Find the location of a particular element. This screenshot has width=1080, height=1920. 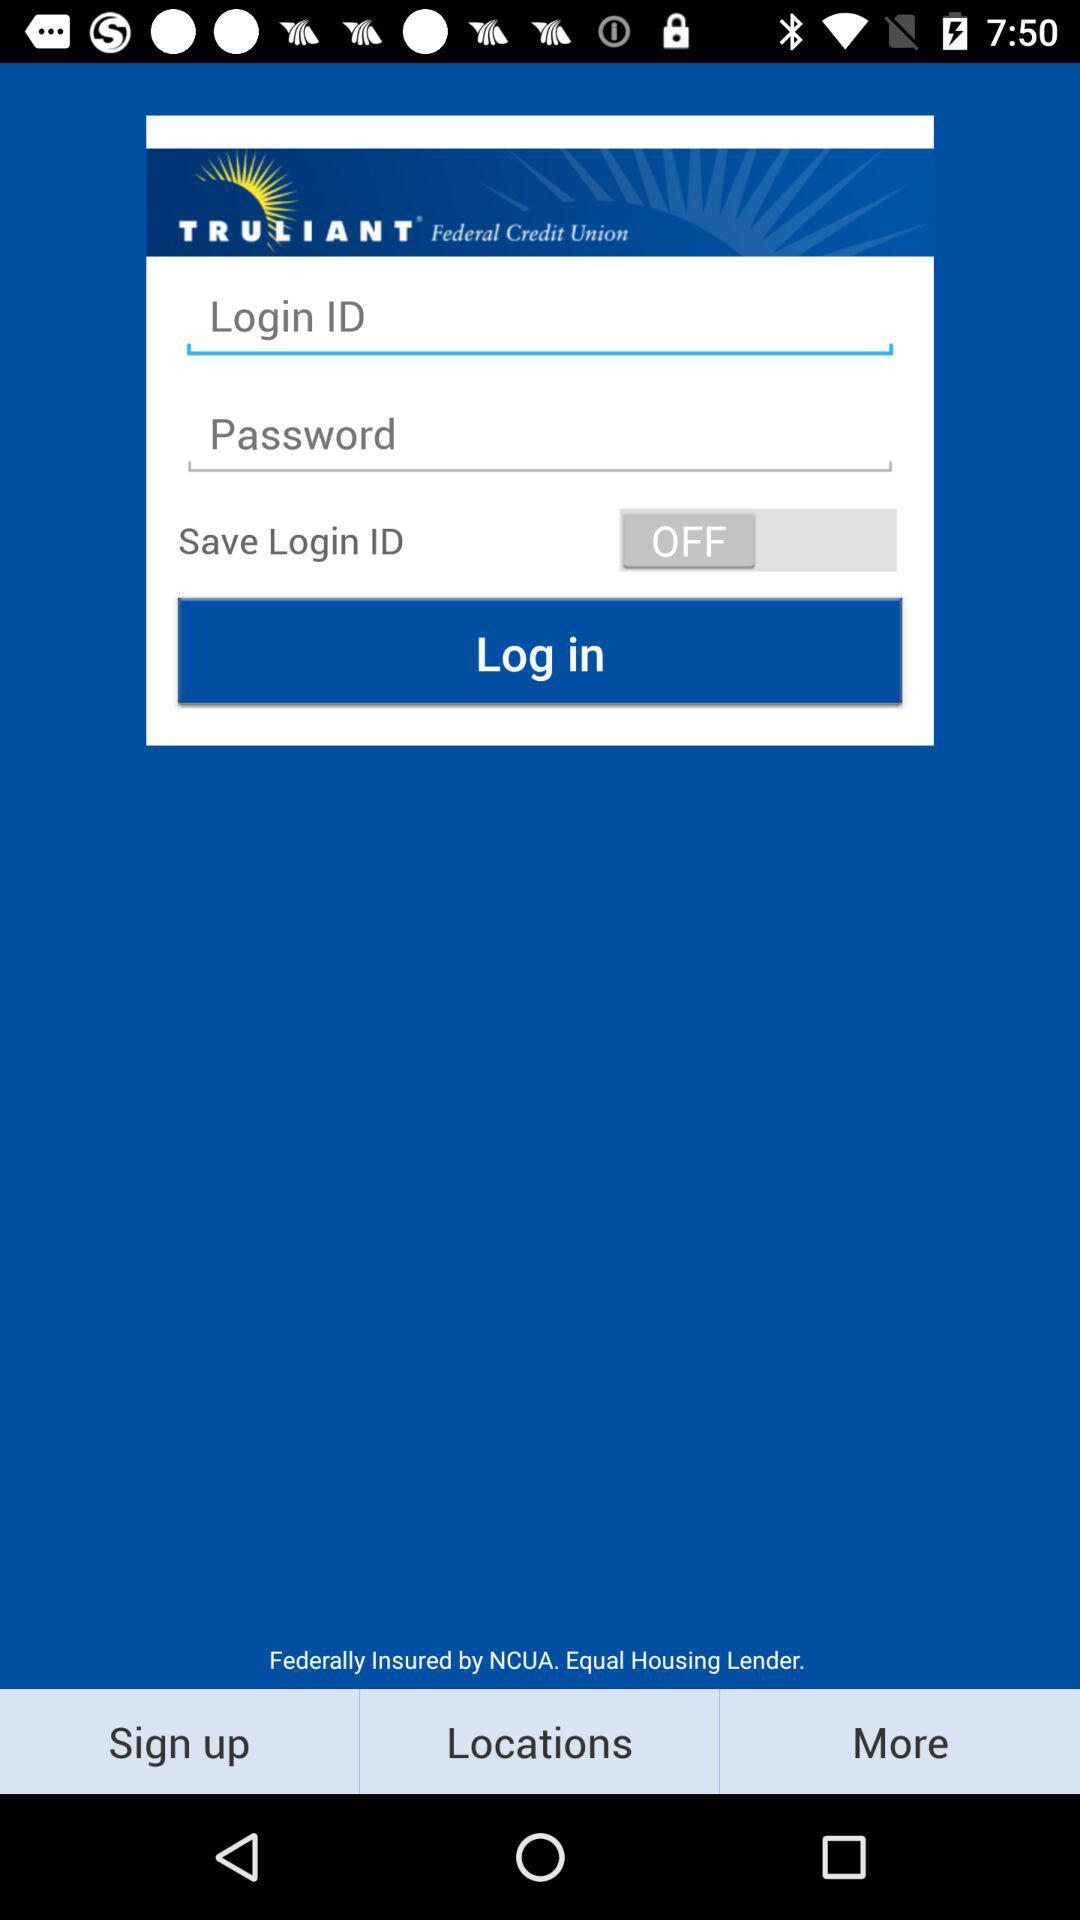

the more icon is located at coordinates (898, 1740).